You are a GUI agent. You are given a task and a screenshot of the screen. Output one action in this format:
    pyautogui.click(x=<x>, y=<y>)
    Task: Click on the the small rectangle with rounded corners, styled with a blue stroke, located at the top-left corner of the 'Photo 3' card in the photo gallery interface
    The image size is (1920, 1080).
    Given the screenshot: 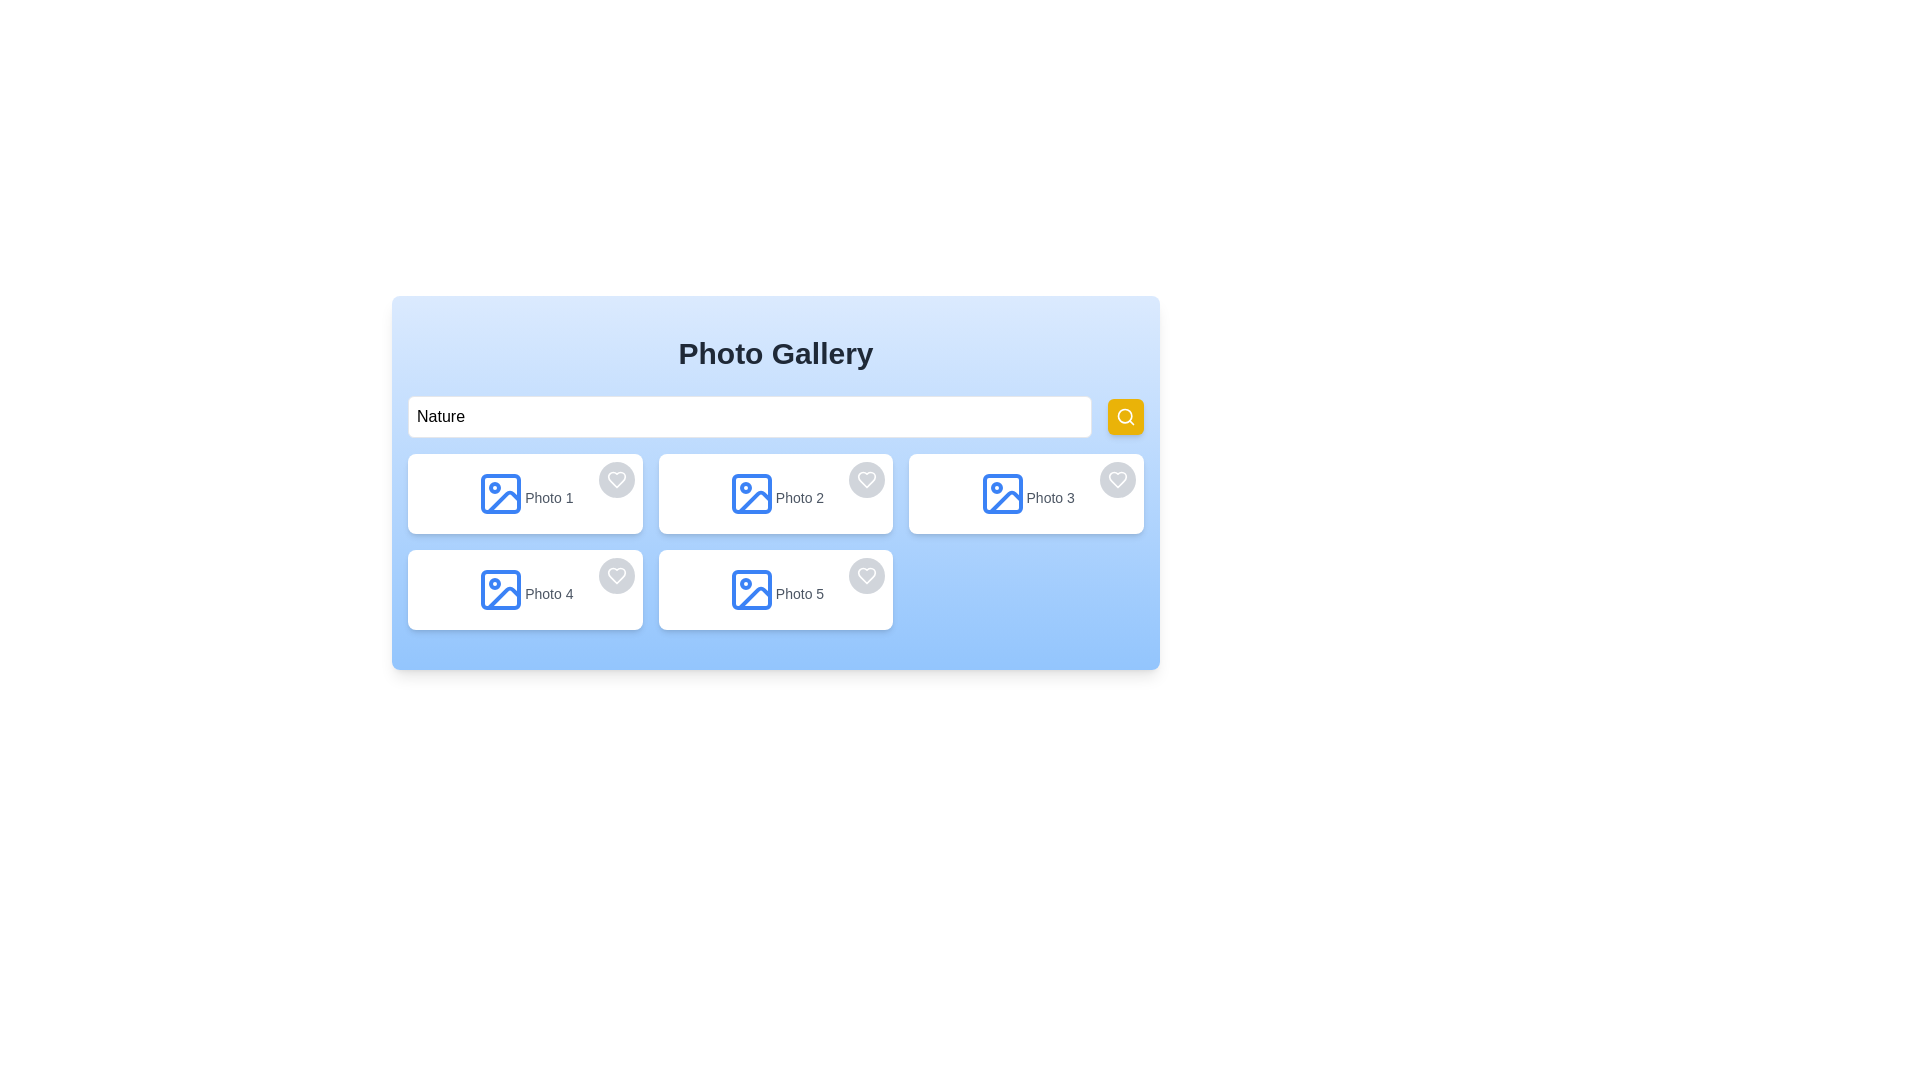 What is the action you would take?
    pyautogui.click(x=1002, y=493)
    